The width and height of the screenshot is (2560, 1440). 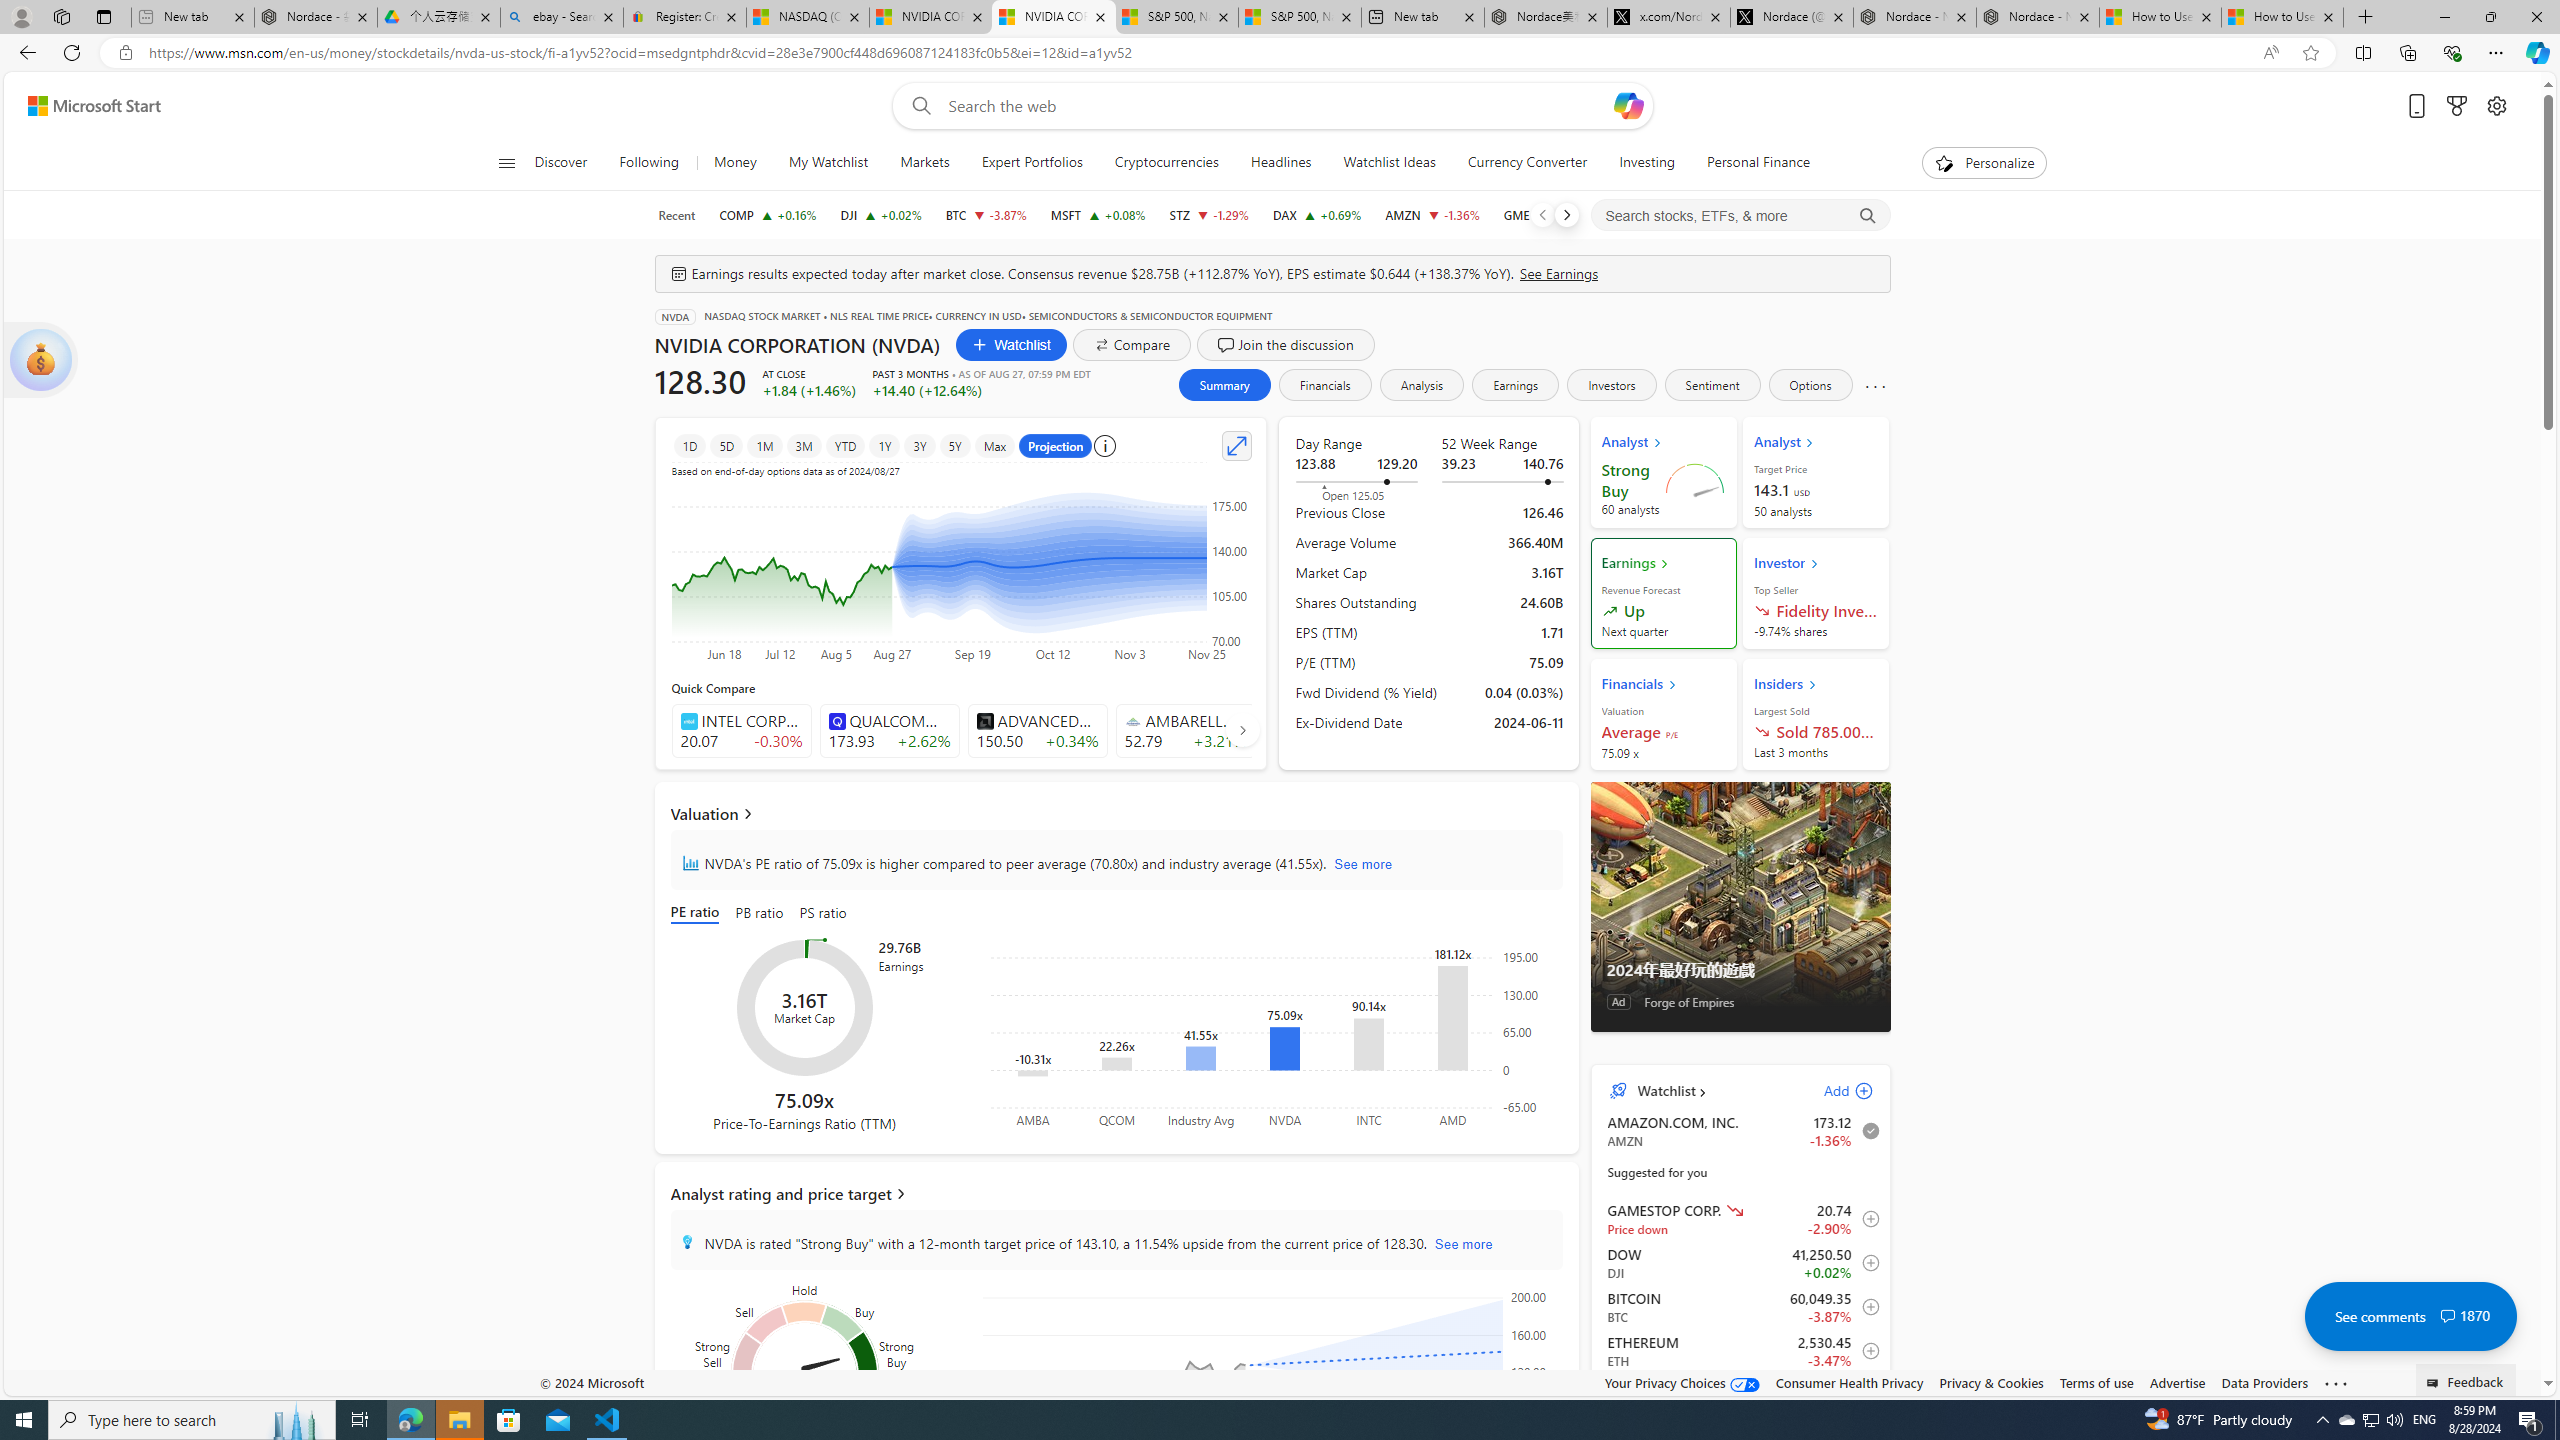 I want to click on 'Data Providers', so click(x=2265, y=1382).